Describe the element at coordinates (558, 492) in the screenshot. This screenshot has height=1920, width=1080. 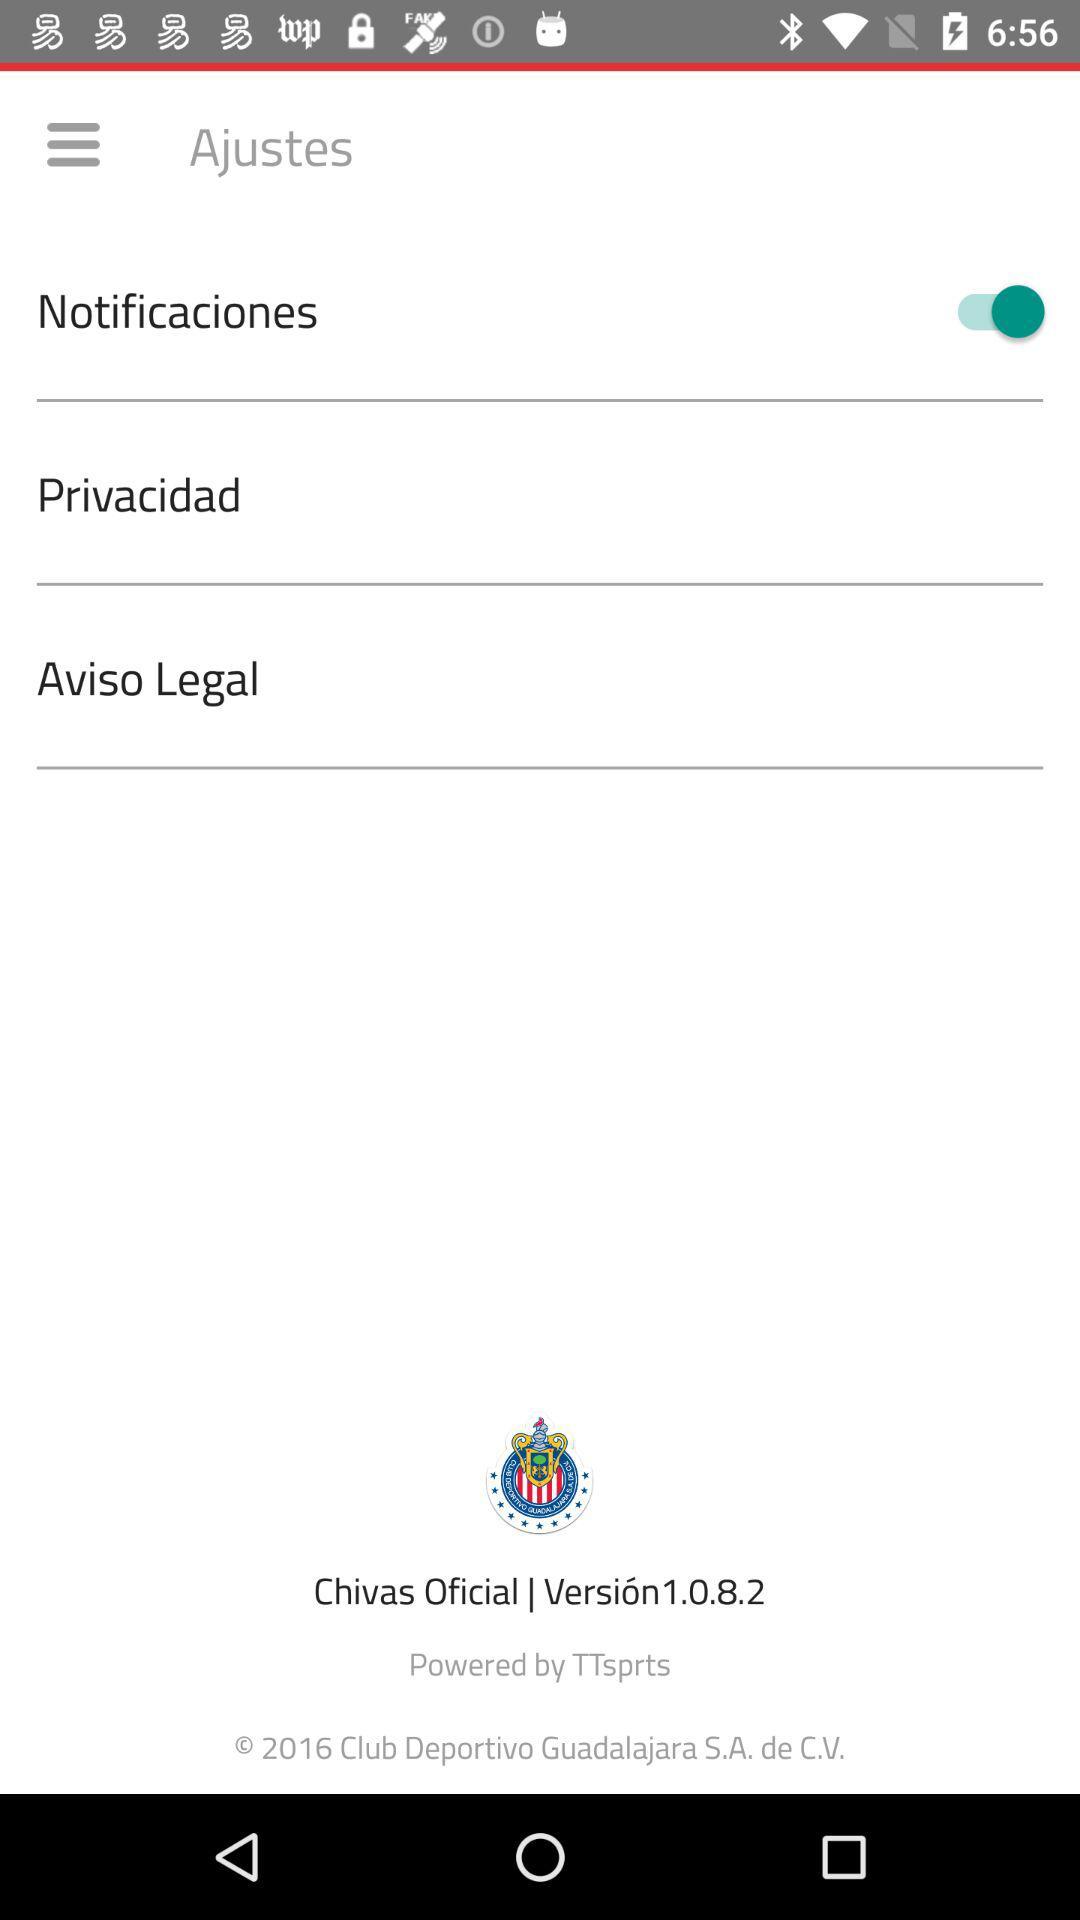
I see `the privacidad` at that location.